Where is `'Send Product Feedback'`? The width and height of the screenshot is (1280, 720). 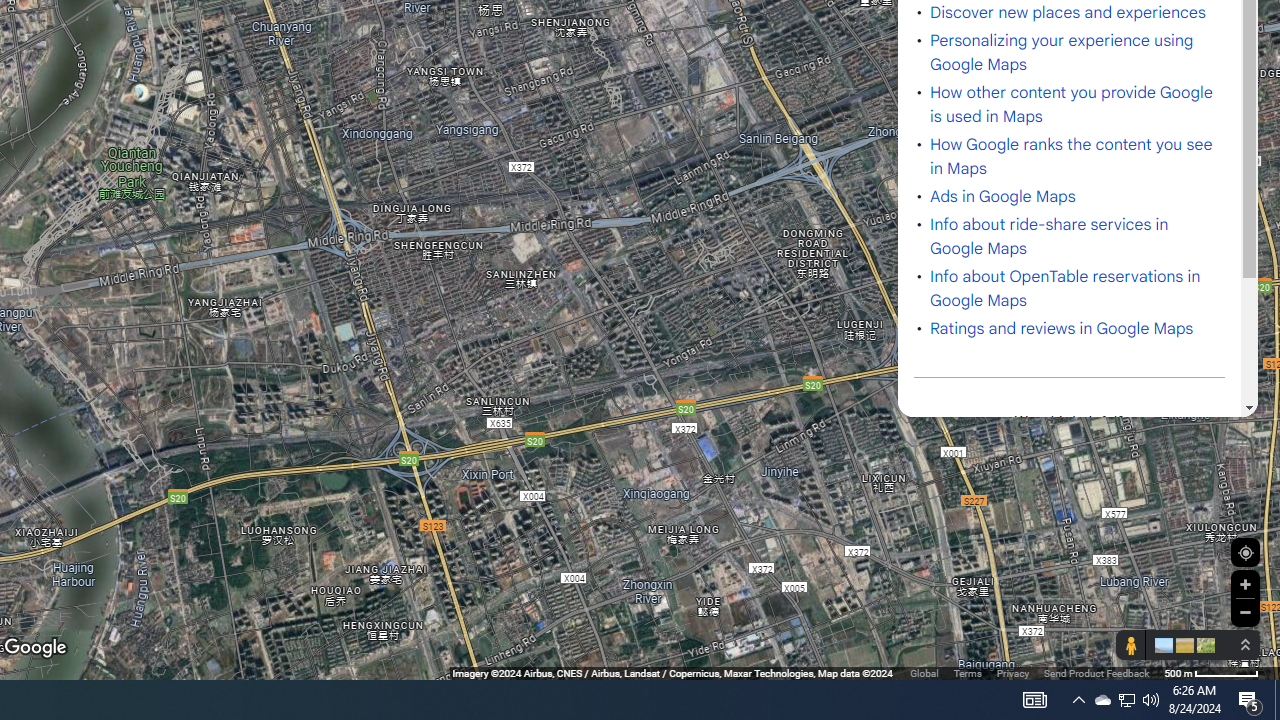 'Send Product Feedback' is located at coordinates (1095, 673).